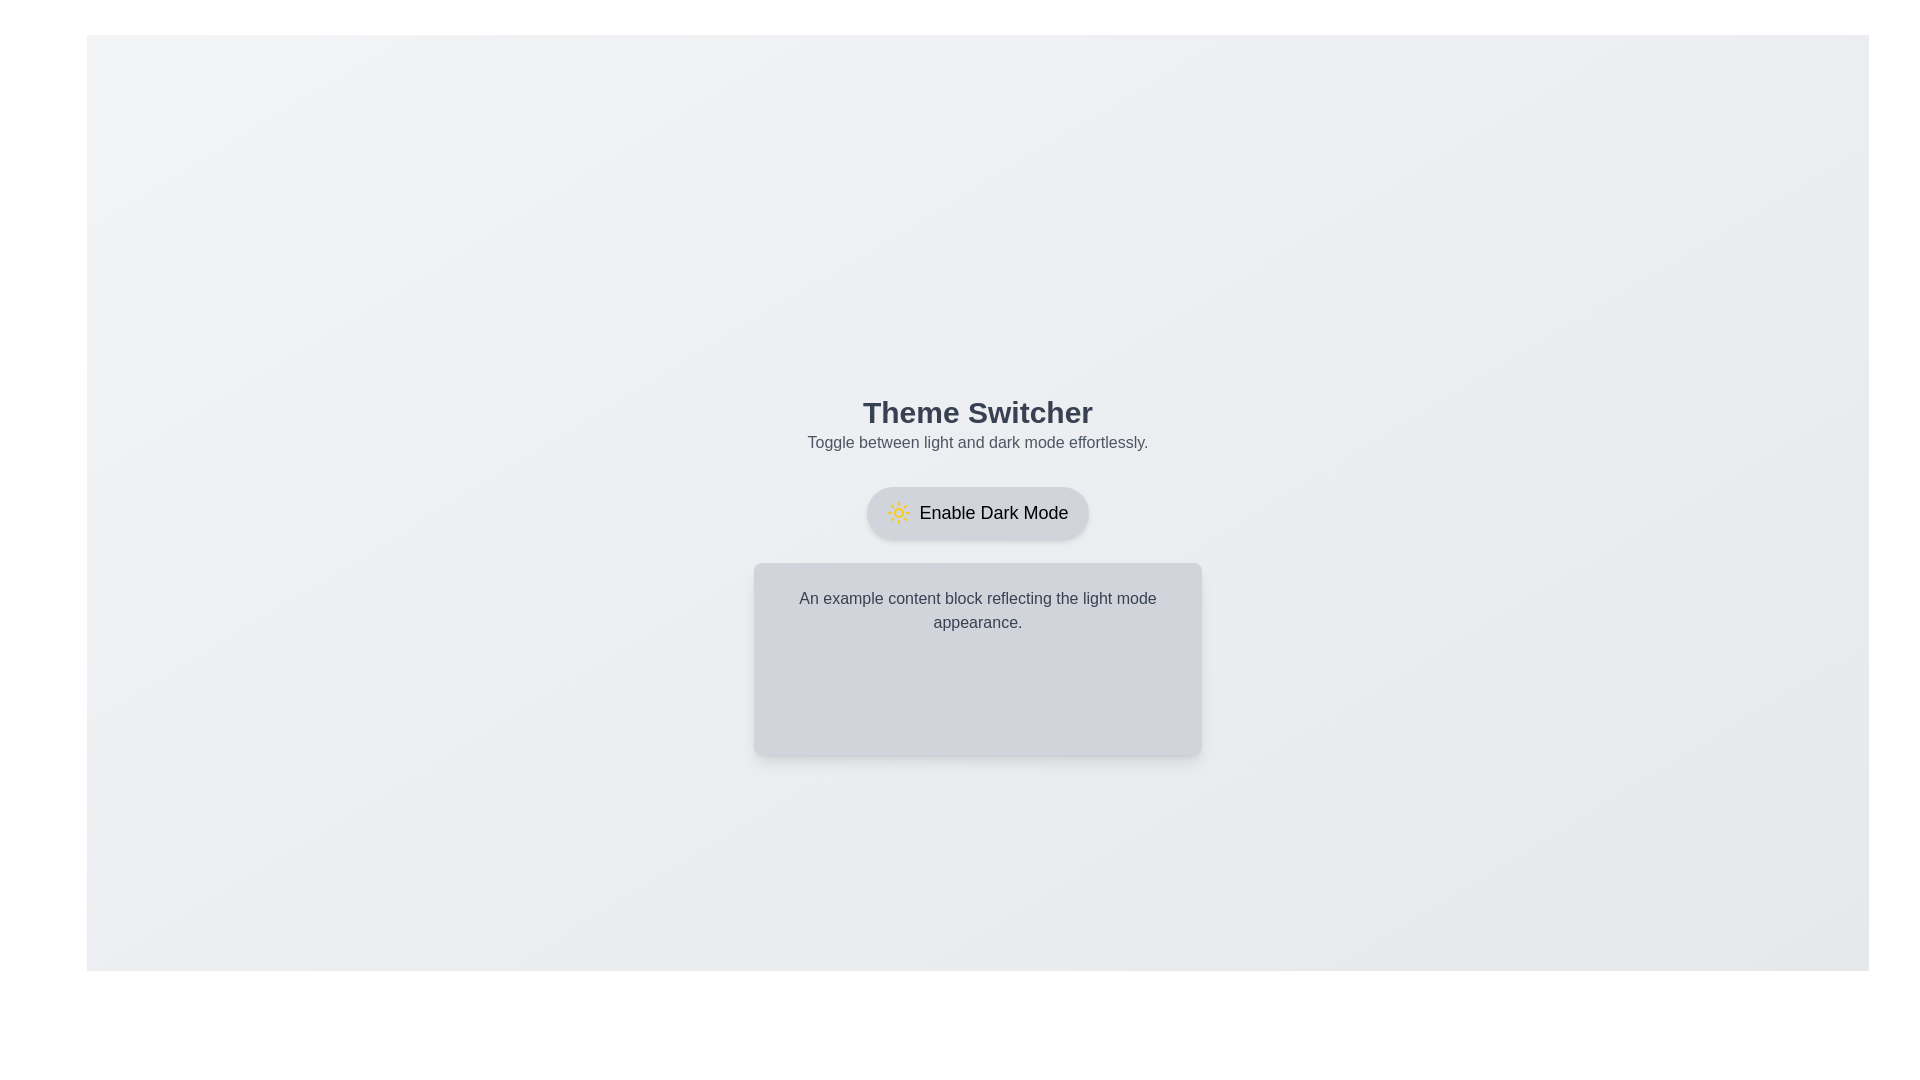 This screenshot has width=1920, height=1080. Describe the element at coordinates (978, 423) in the screenshot. I see `the Text block that serves as a descriptive header with the title 'Theme Switcher' and the subtitle 'Toggle between light and dark mode effortlessly.'` at that location.